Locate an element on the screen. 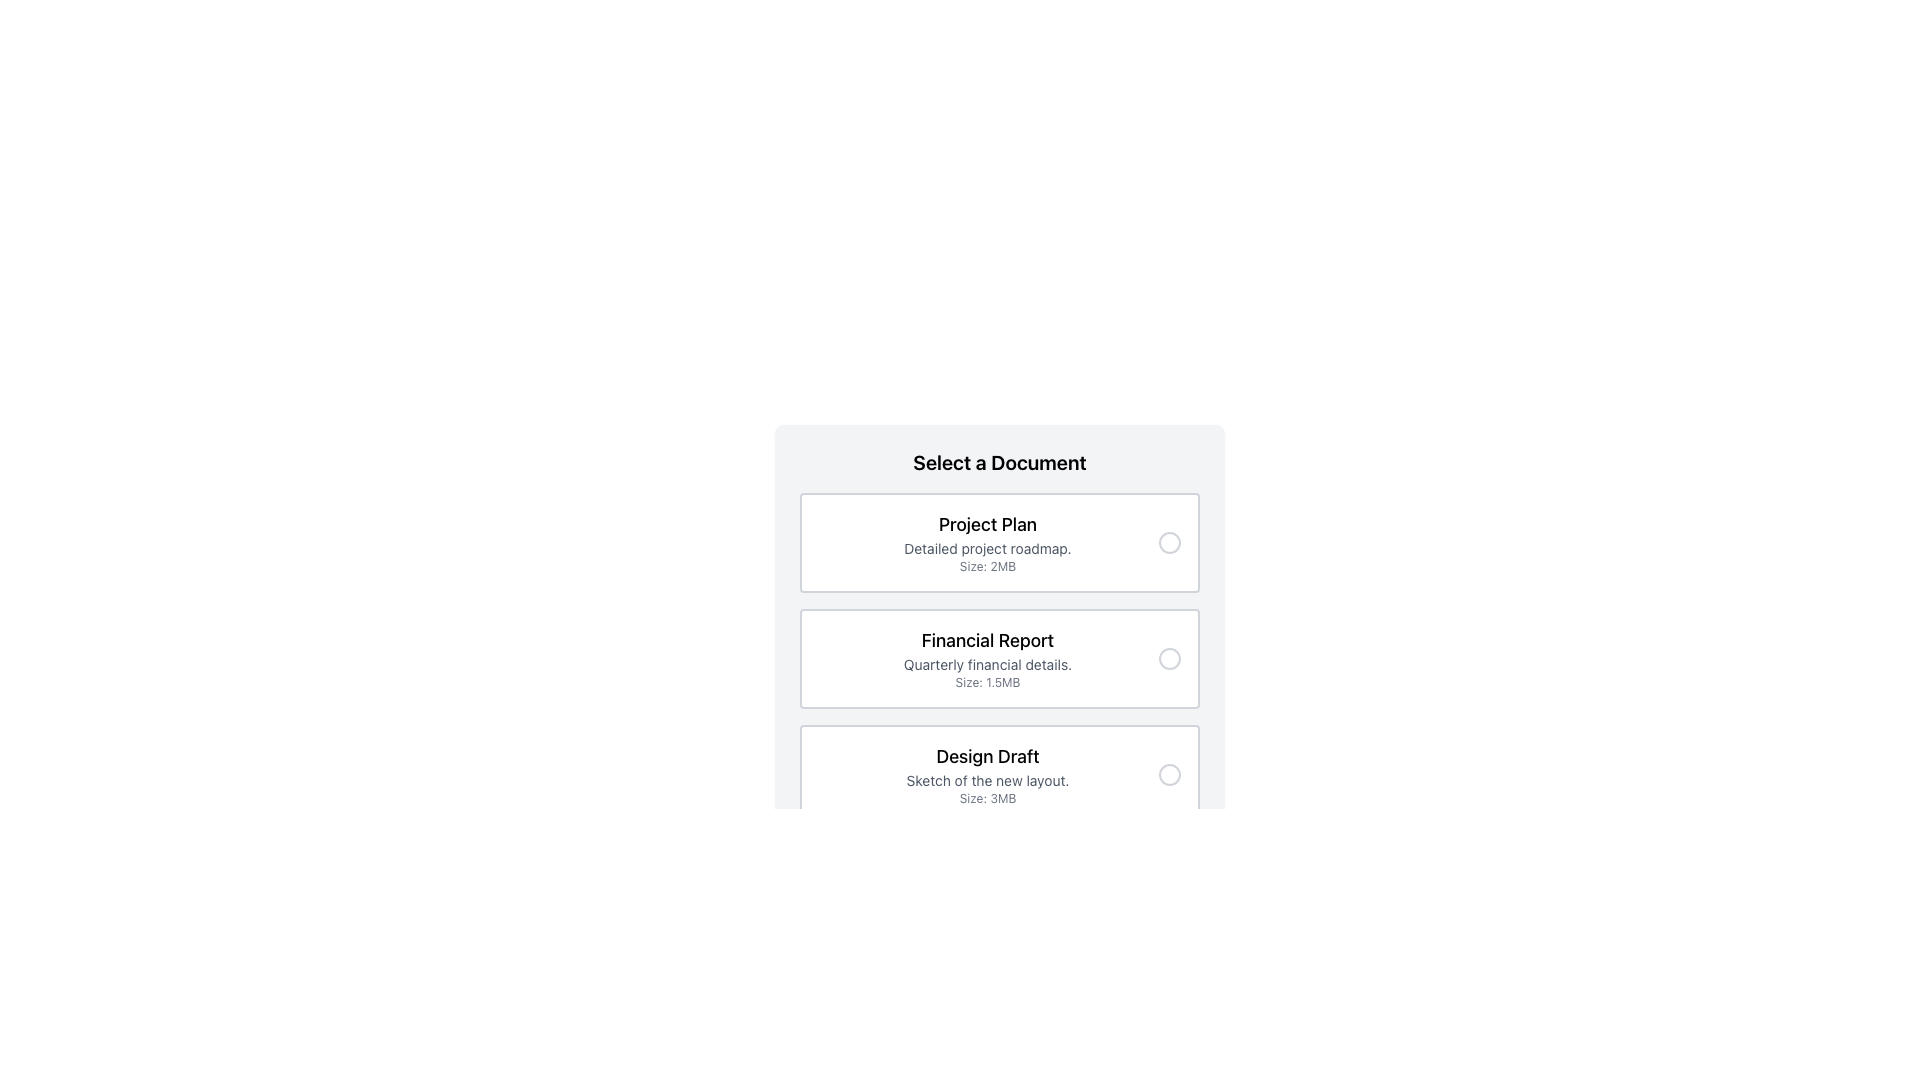 The height and width of the screenshot is (1080, 1920). code for the SVG circle that represents the selected state of the radio button next to the 'Financial Report' label is located at coordinates (1170, 659).